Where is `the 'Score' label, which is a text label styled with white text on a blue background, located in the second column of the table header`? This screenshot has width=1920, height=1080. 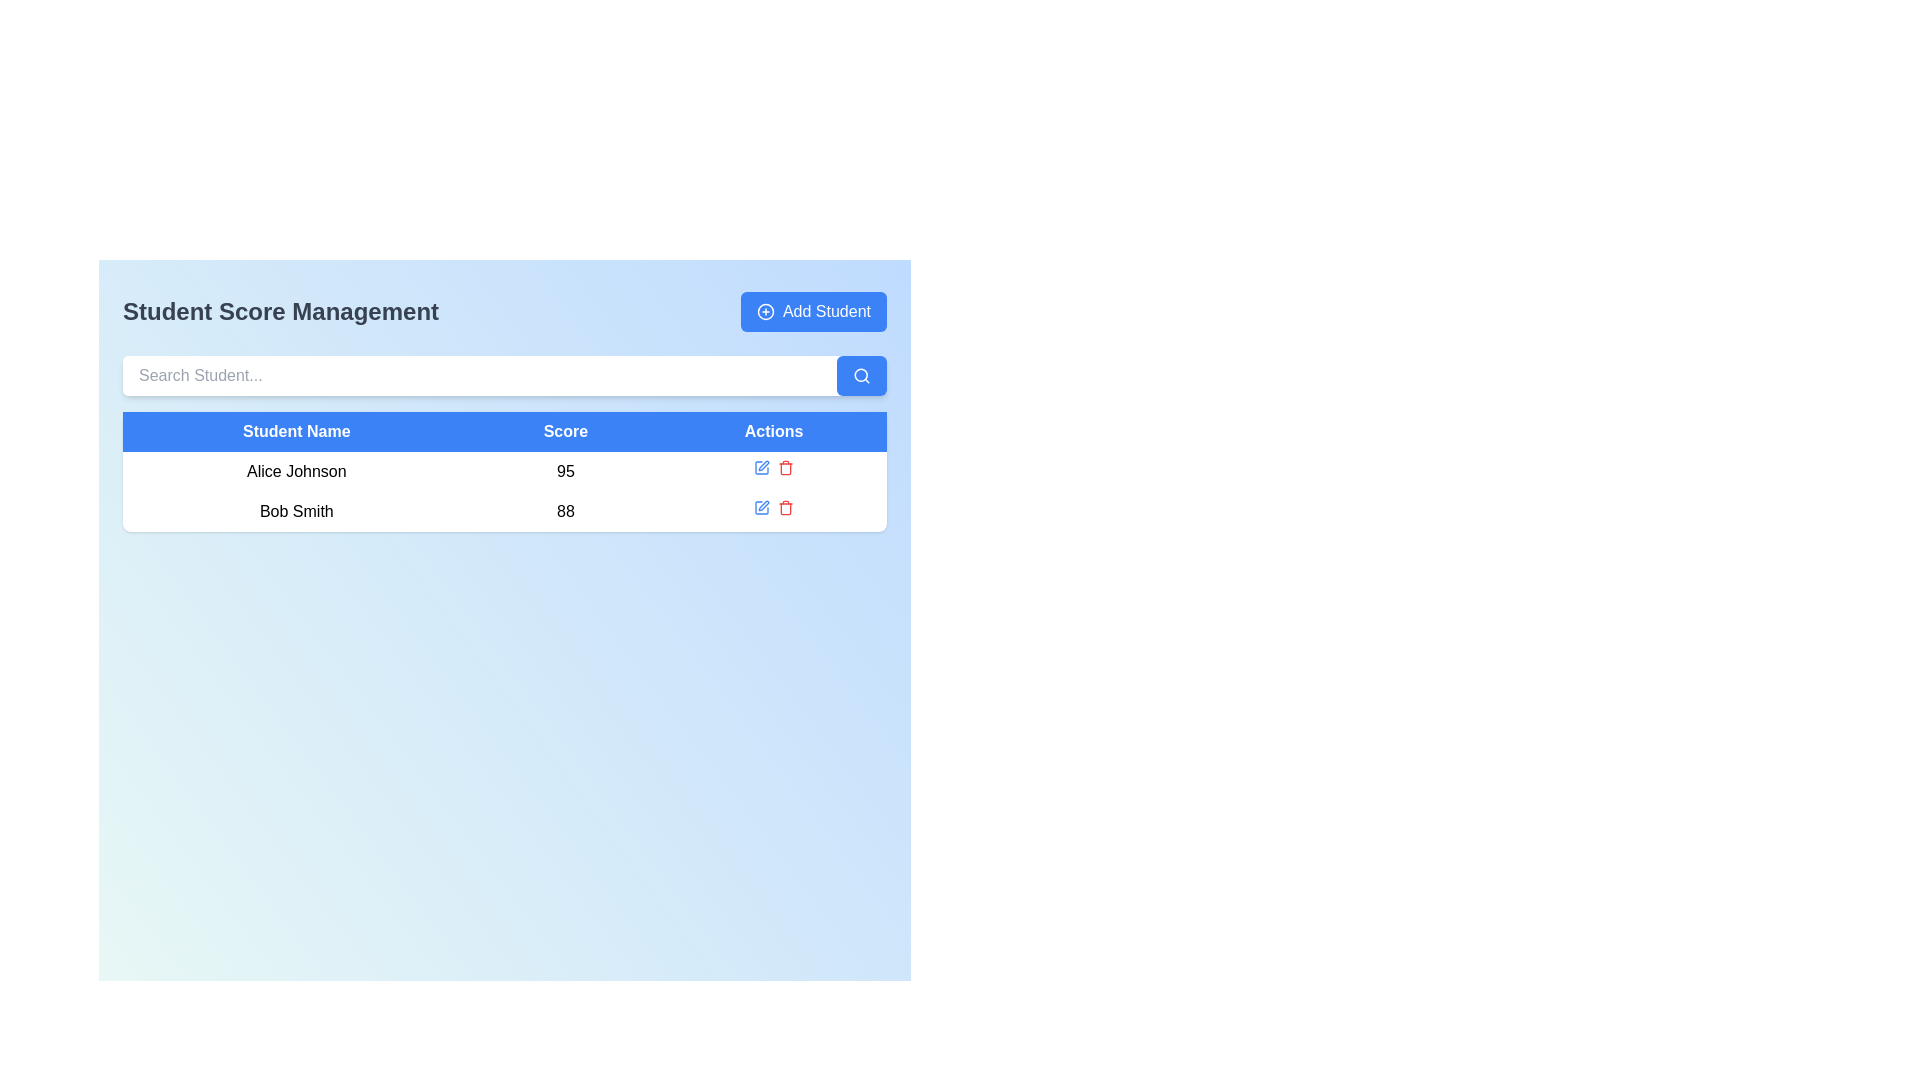 the 'Score' label, which is a text label styled with white text on a blue background, located in the second column of the table header is located at coordinates (564, 431).